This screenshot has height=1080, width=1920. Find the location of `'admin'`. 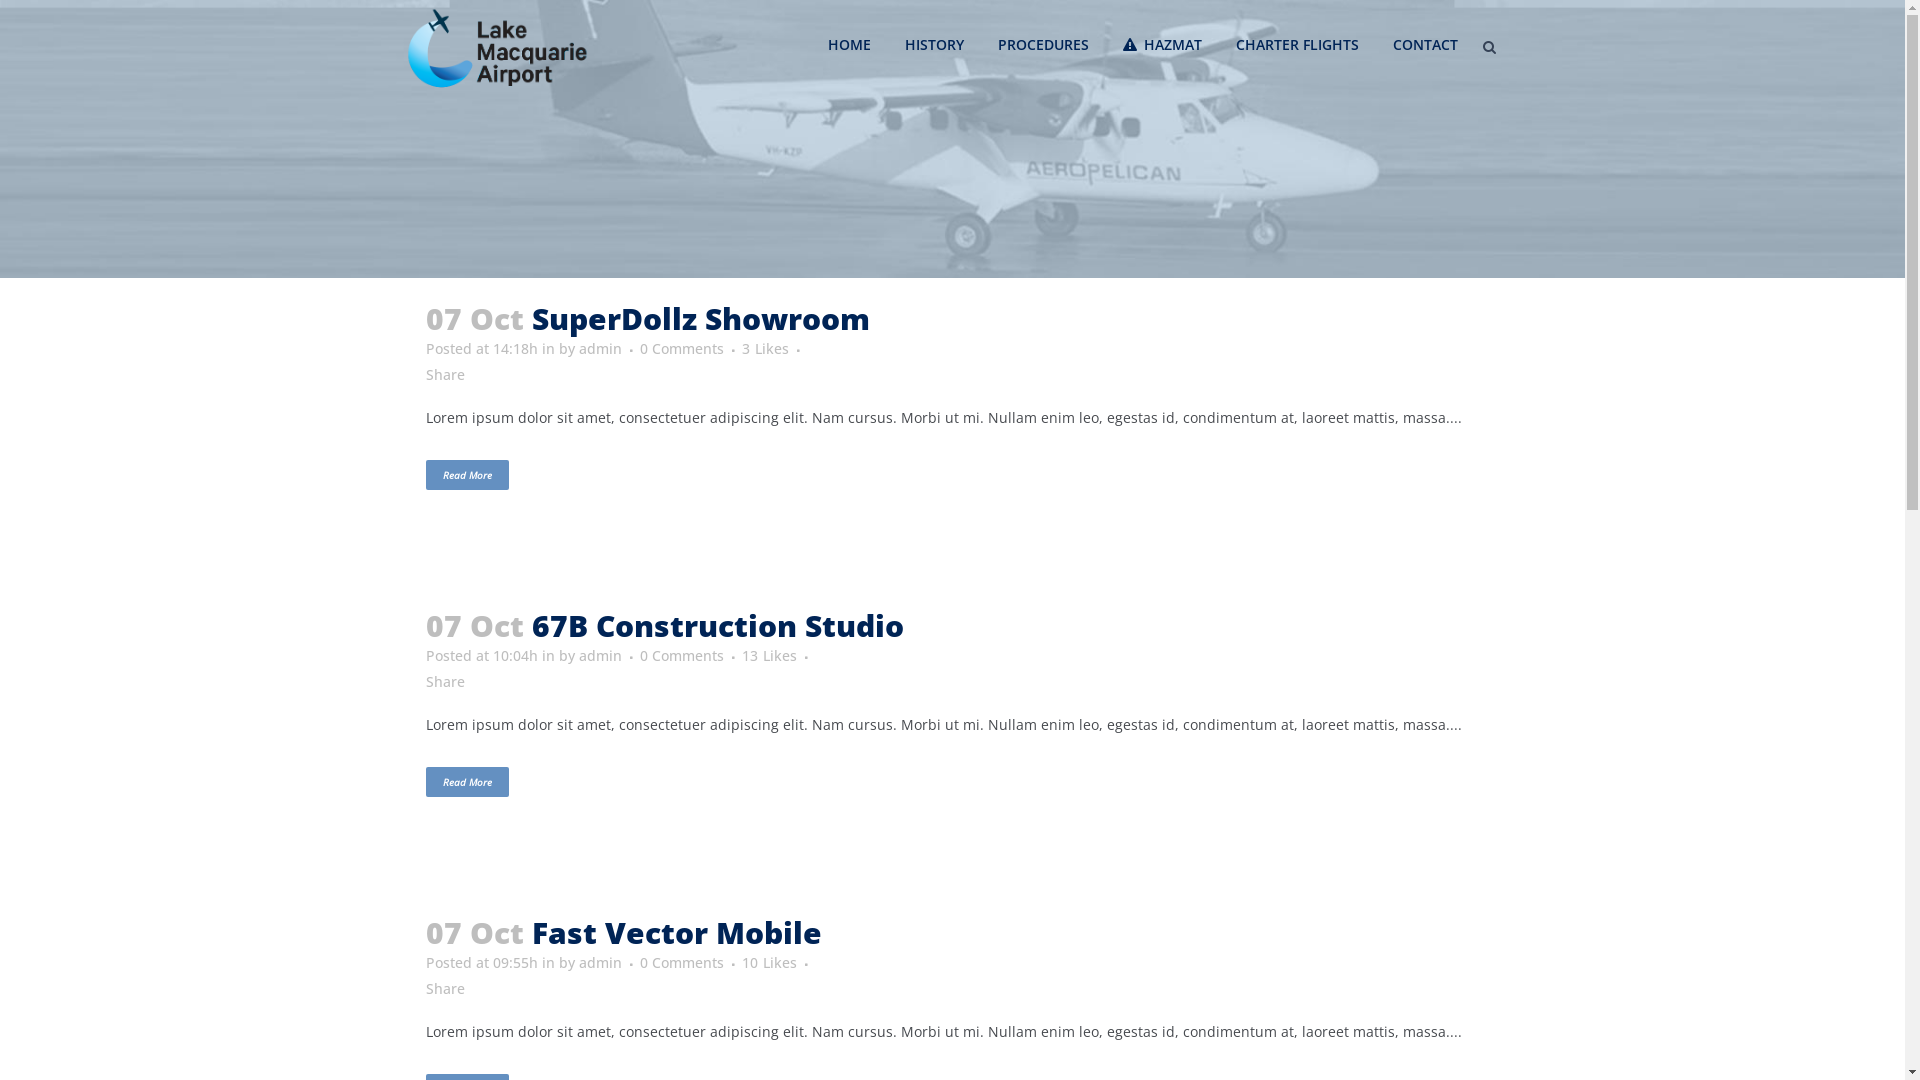

'admin' is located at coordinates (598, 961).